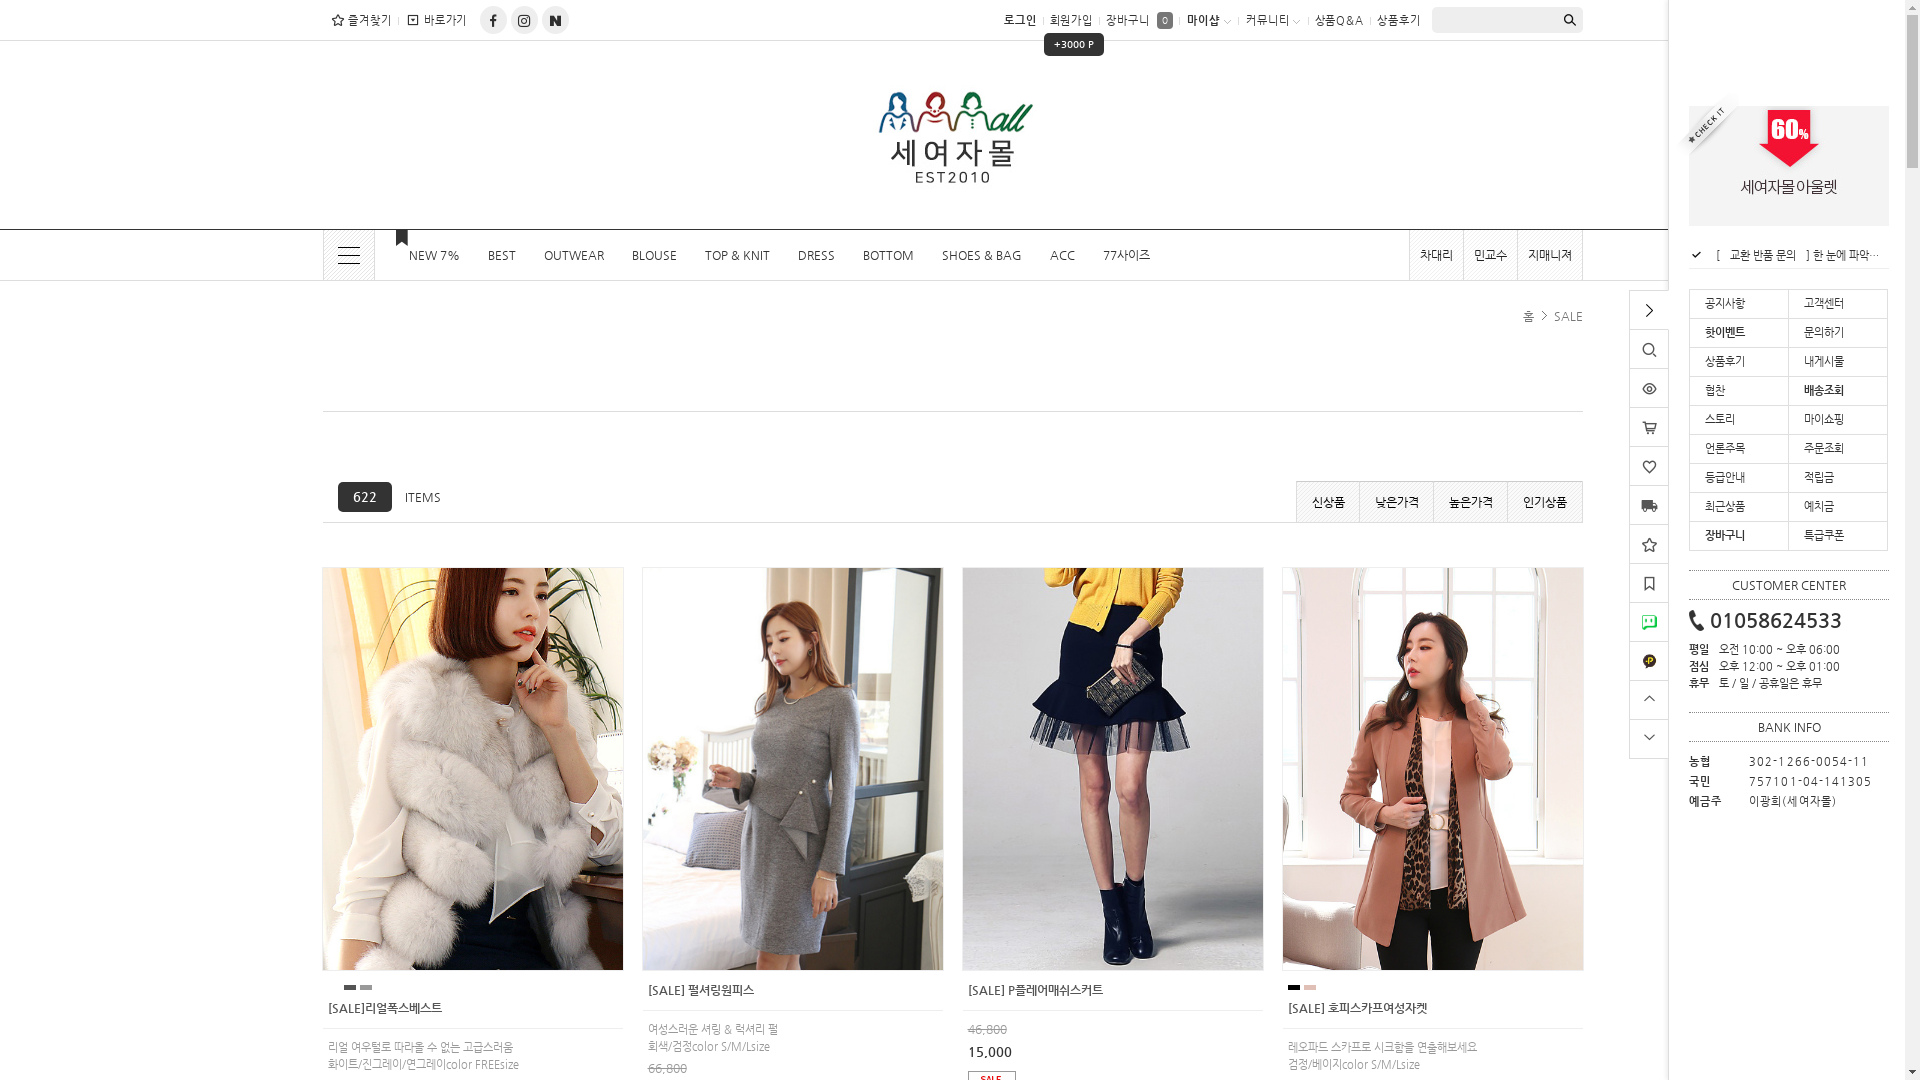 Image resolution: width=1920 pixels, height=1080 pixels. What do you see at coordinates (654, 253) in the screenshot?
I see `'BLOUSE'` at bounding box center [654, 253].